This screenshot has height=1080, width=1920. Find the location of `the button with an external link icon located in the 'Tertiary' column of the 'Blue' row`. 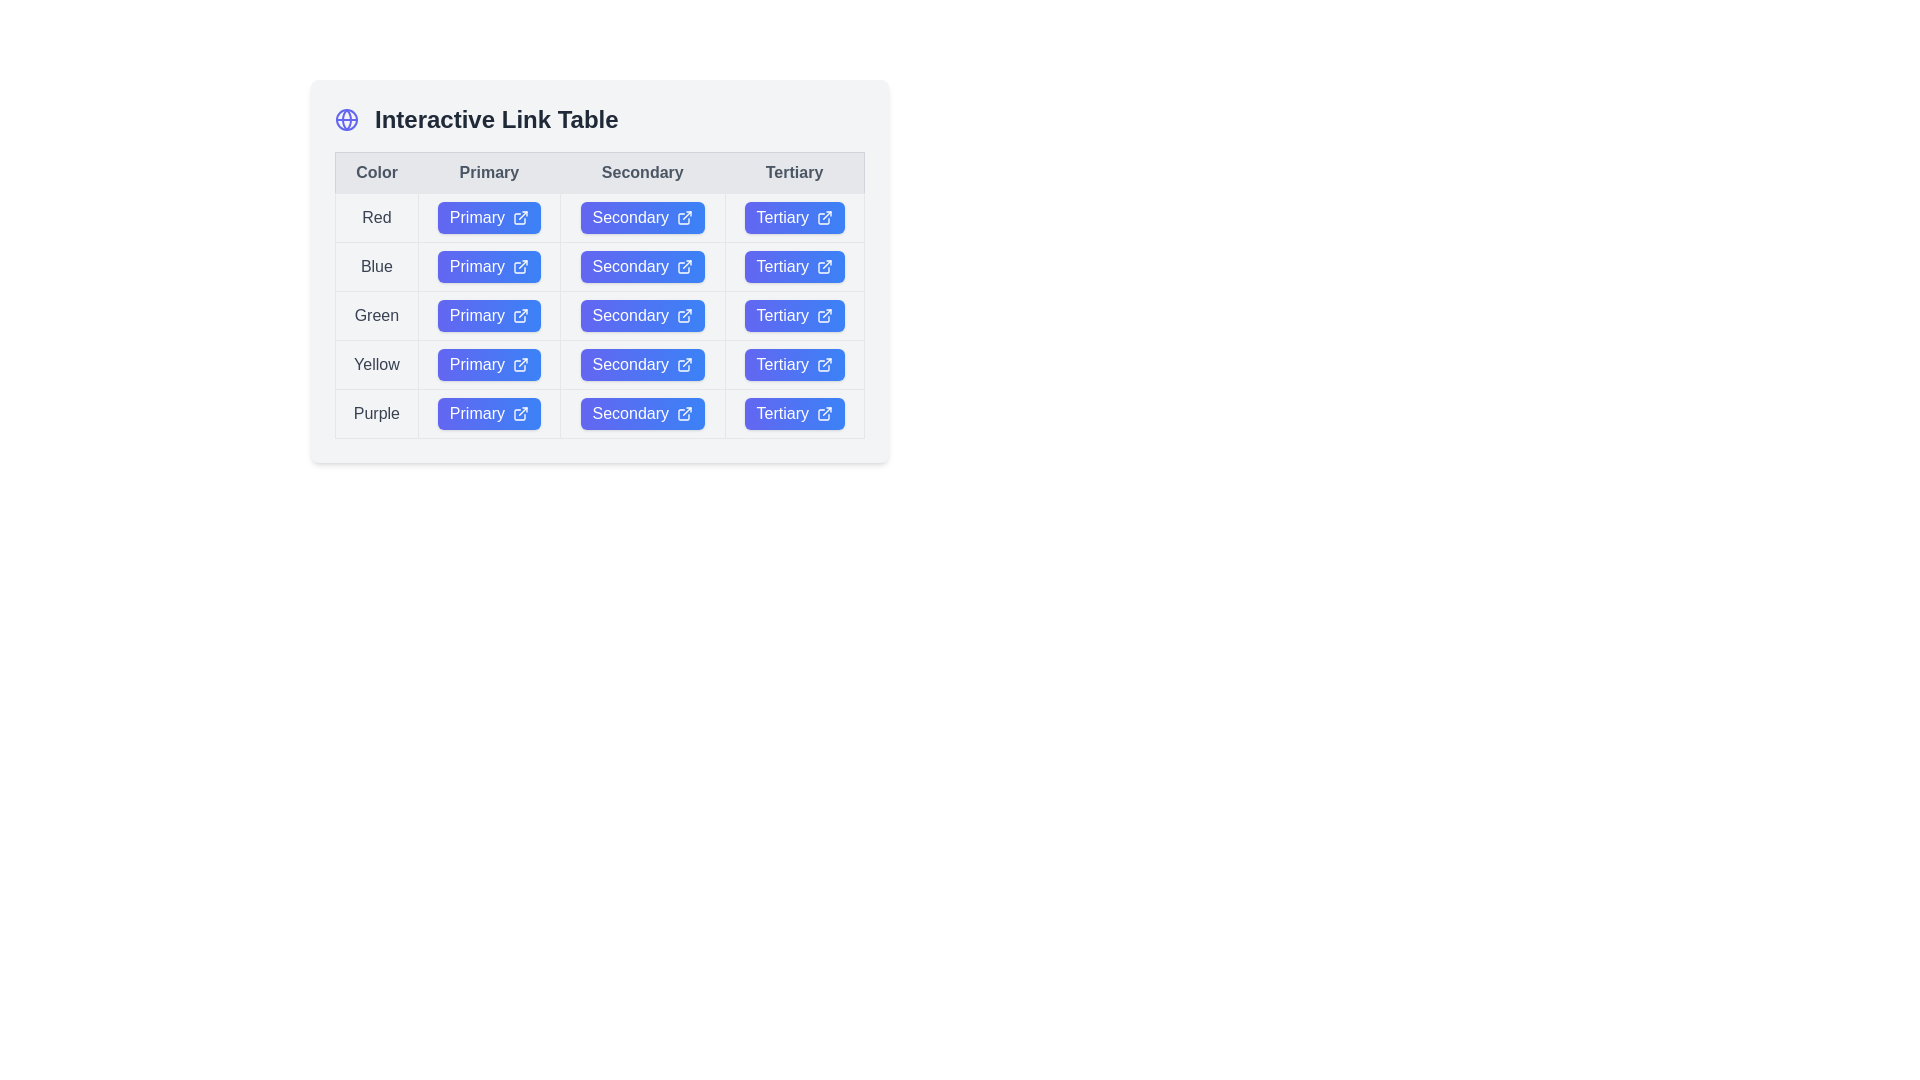

the button with an external link icon located in the 'Tertiary' column of the 'Blue' row is located at coordinates (793, 265).